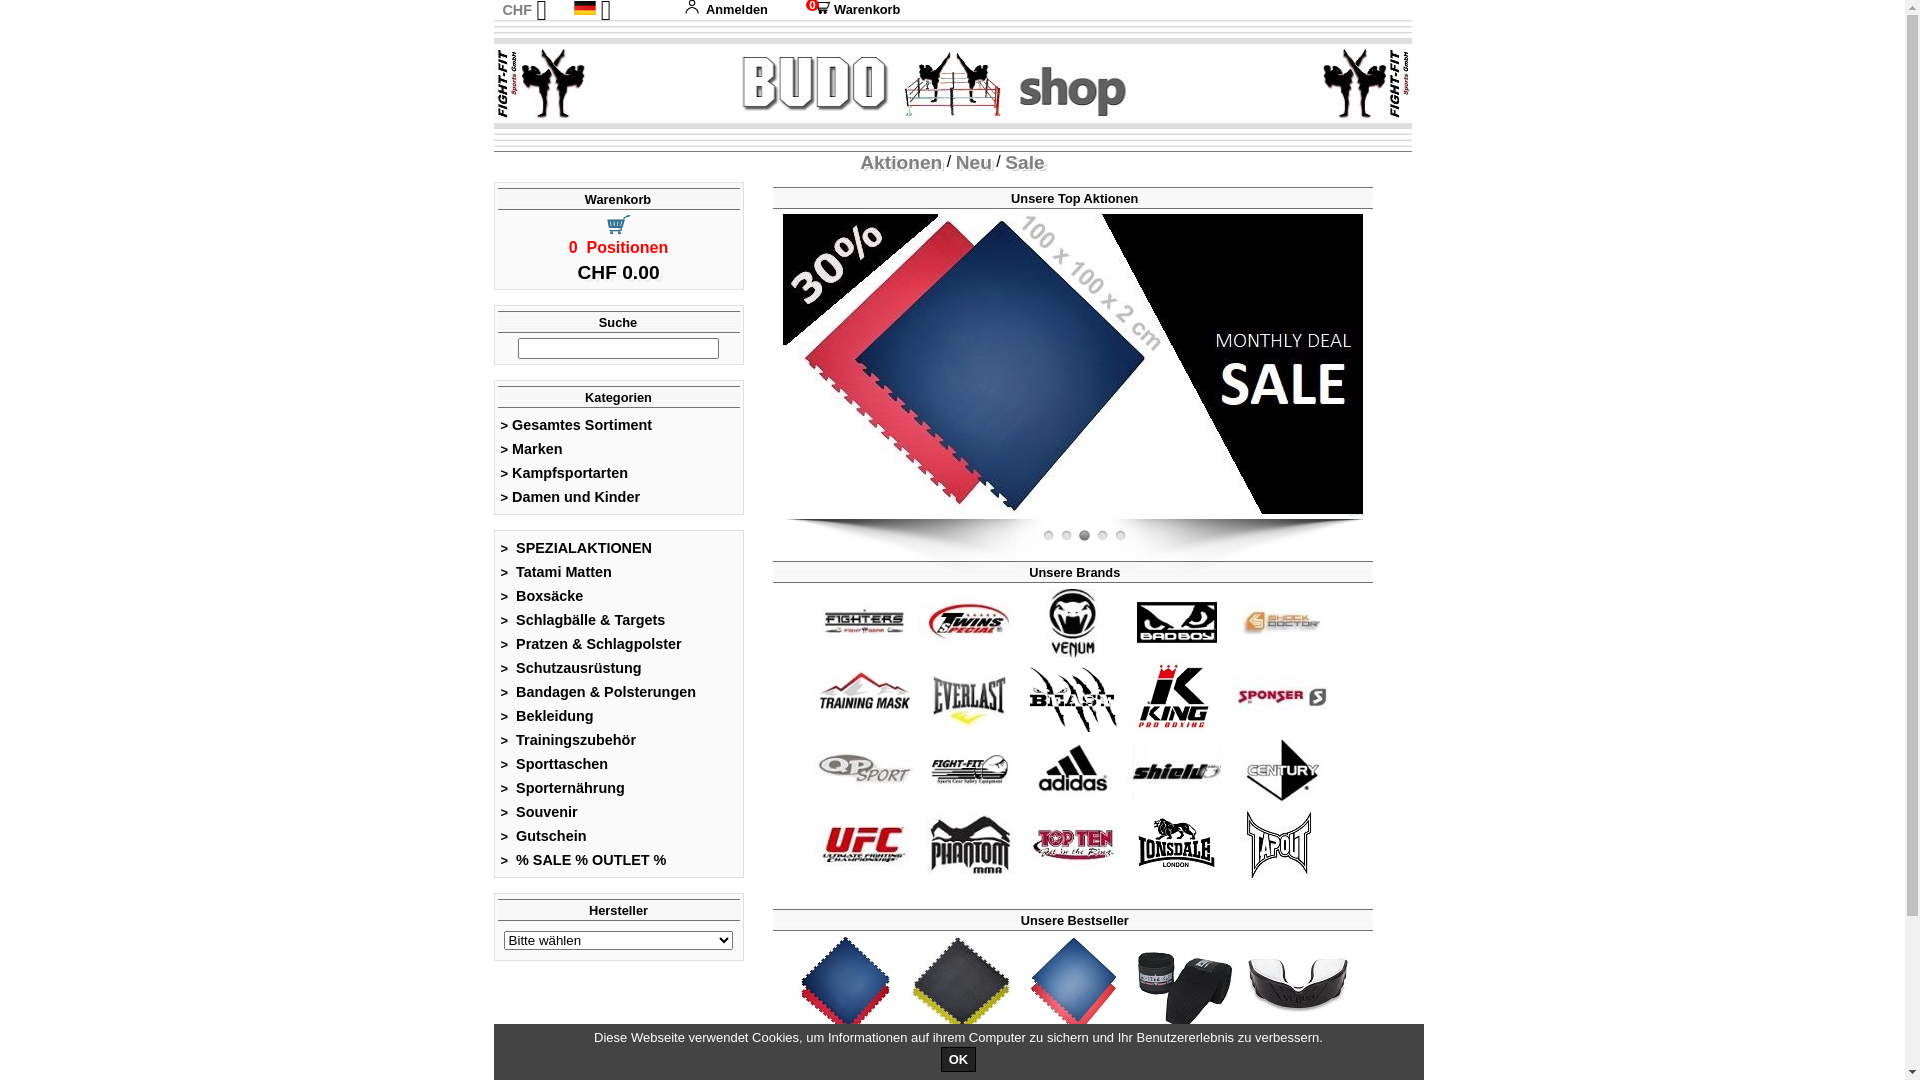  What do you see at coordinates (499, 812) in the screenshot?
I see `'>  Souvenir'` at bounding box center [499, 812].